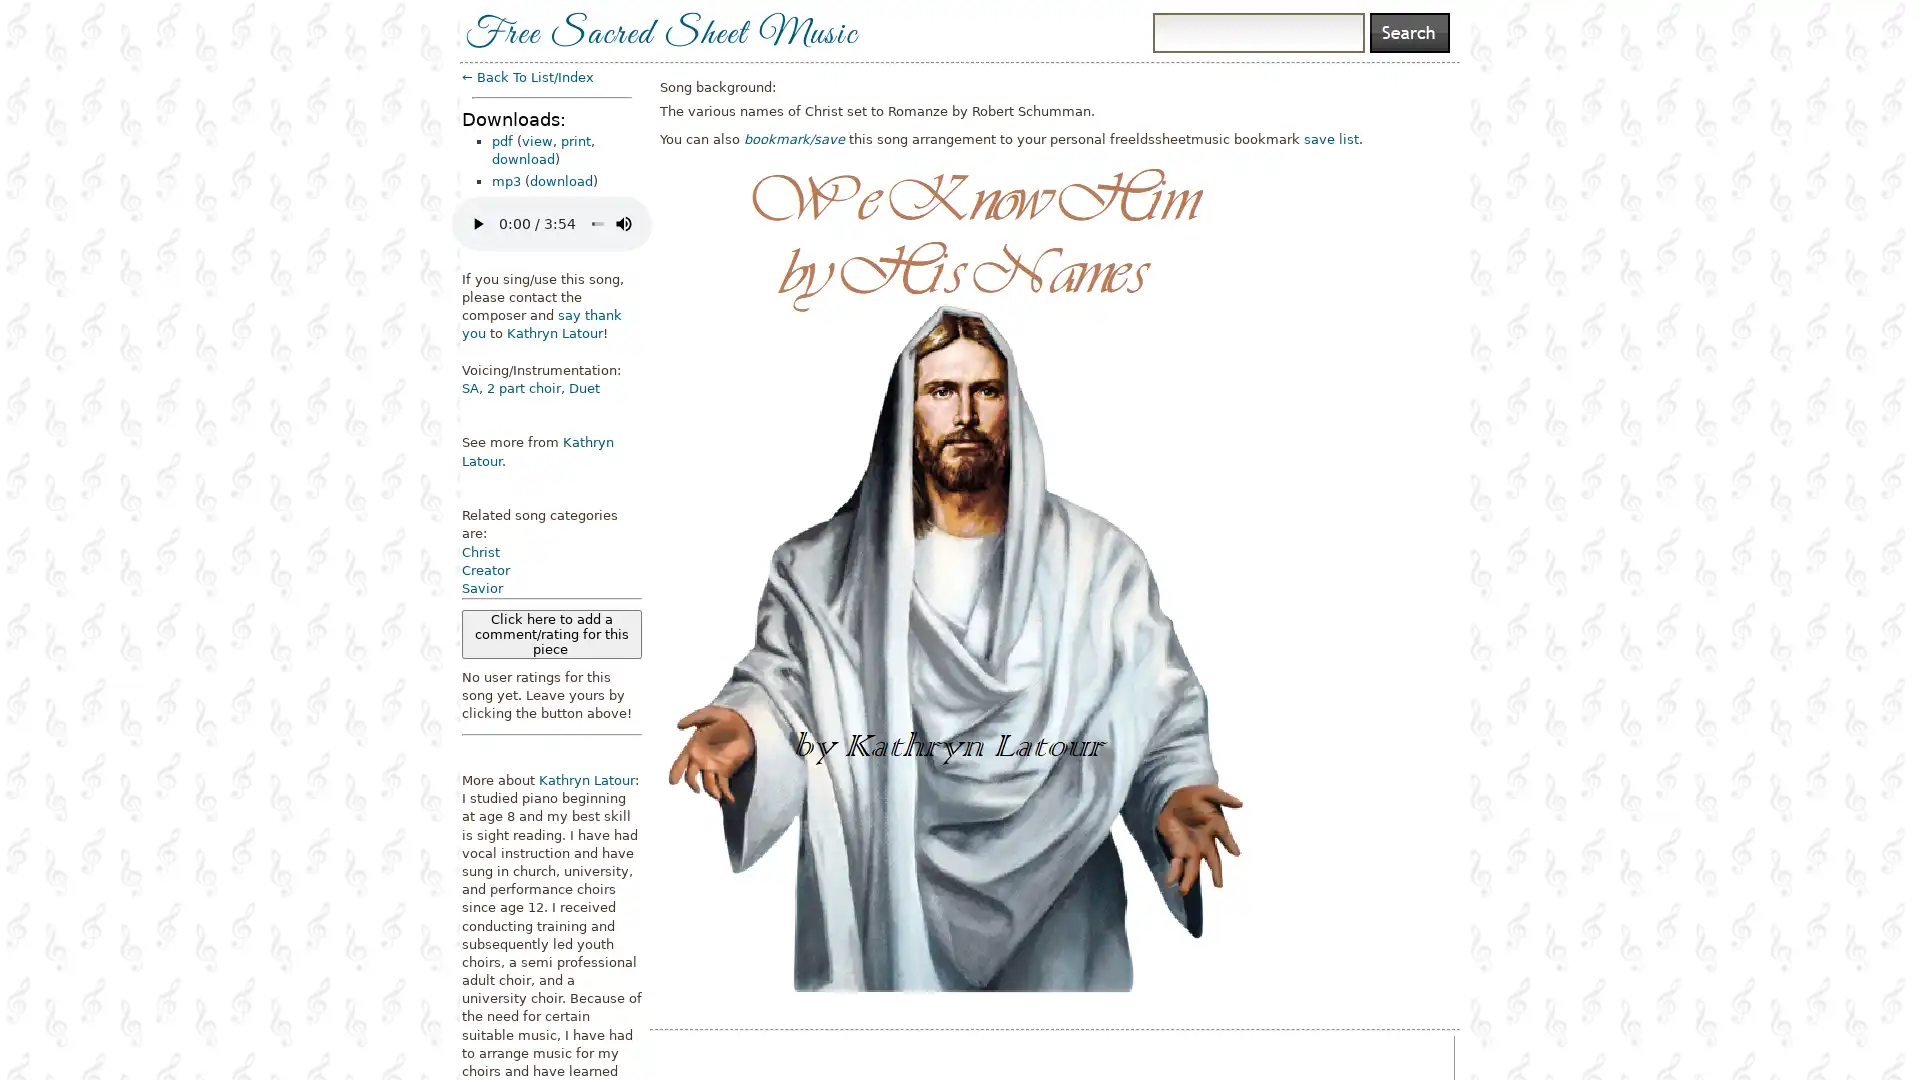 Image resolution: width=1920 pixels, height=1080 pixels. What do you see at coordinates (623, 223) in the screenshot?
I see `mute` at bounding box center [623, 223].